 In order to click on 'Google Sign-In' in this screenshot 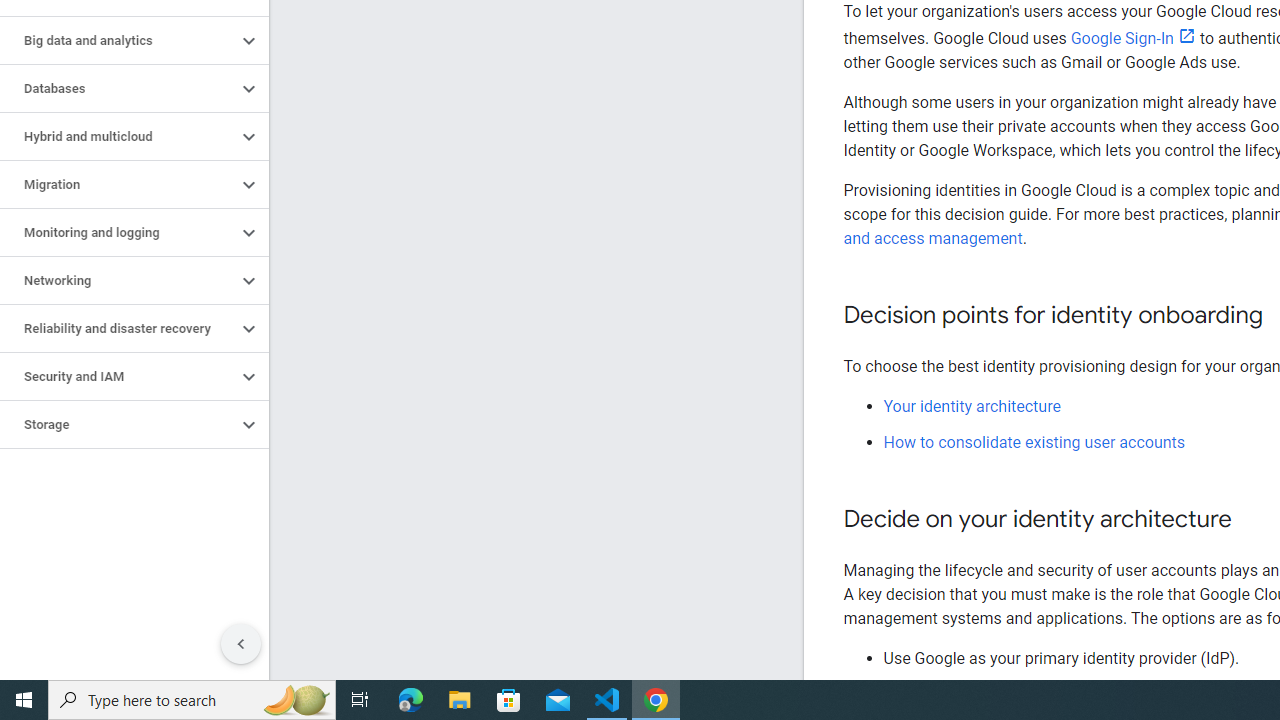, I will do `click(1132, 38)`.